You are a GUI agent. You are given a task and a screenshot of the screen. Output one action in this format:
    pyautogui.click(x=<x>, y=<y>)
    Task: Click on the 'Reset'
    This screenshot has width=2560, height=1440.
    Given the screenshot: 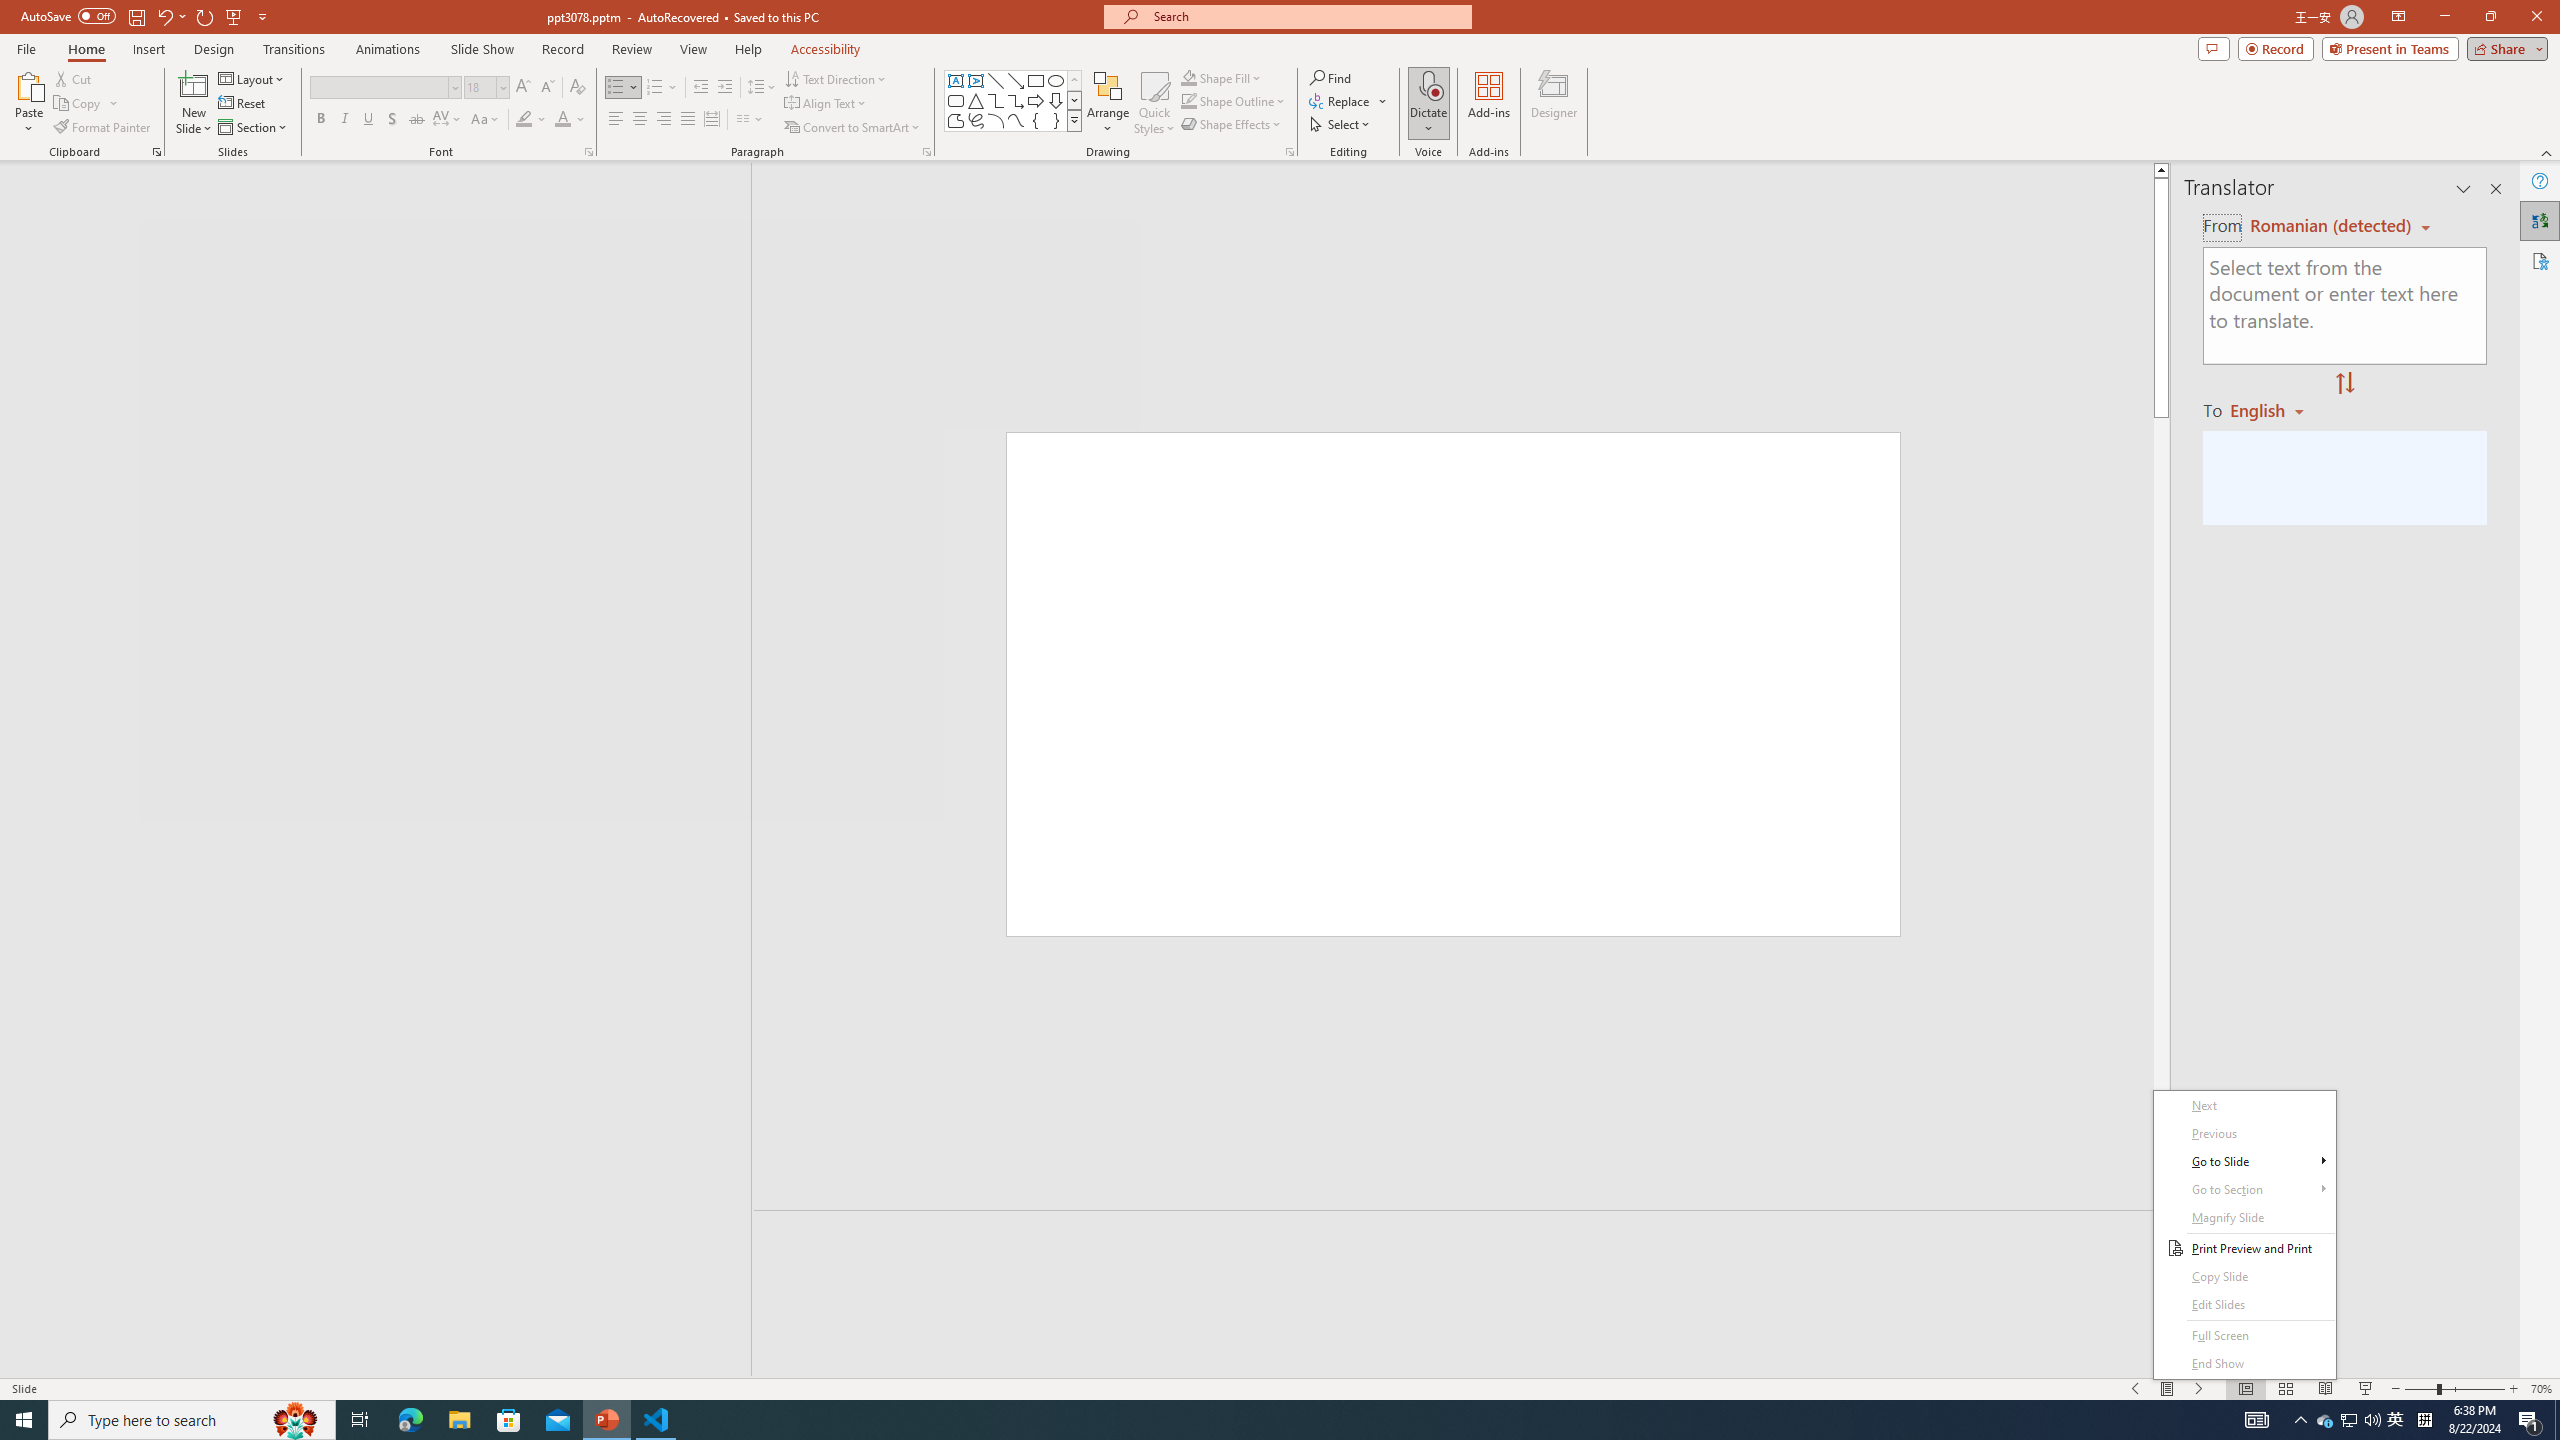 What is the action you would take?
    pyautogui.click(x=242, y=103)
    